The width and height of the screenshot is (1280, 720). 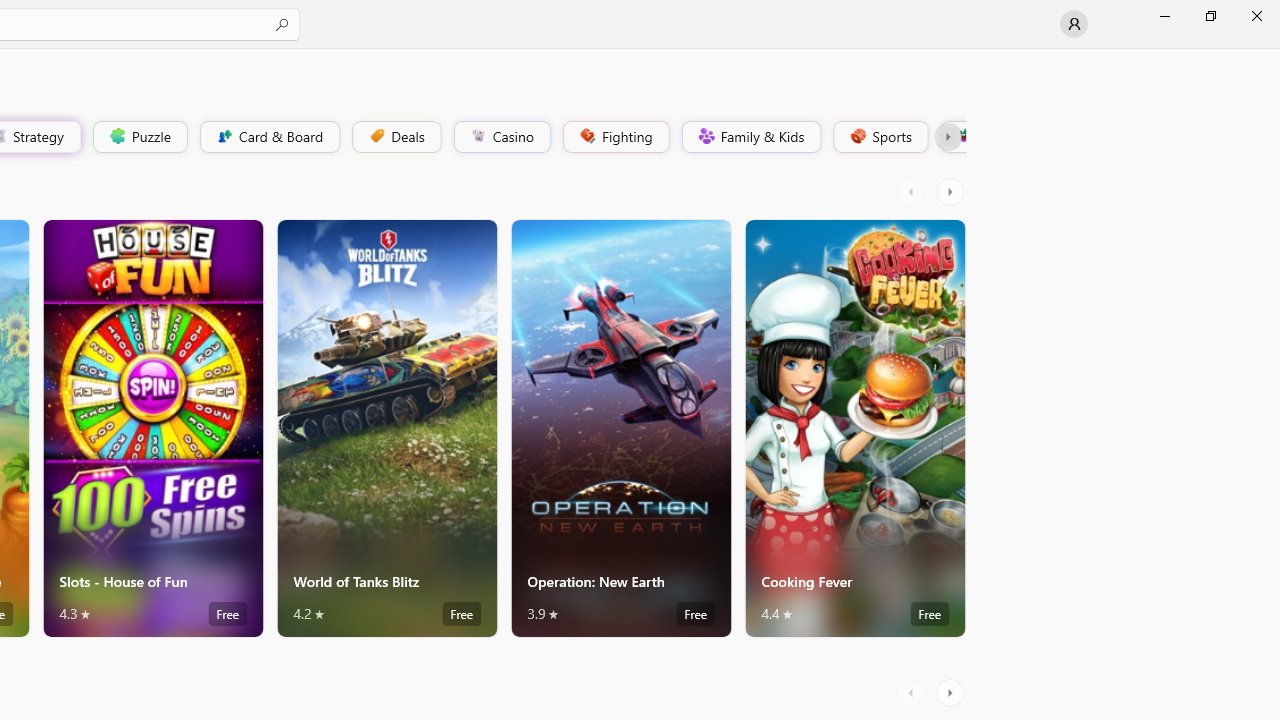 I want to click on 'Restore Microsoft Store', so click(x=1209, y=15).